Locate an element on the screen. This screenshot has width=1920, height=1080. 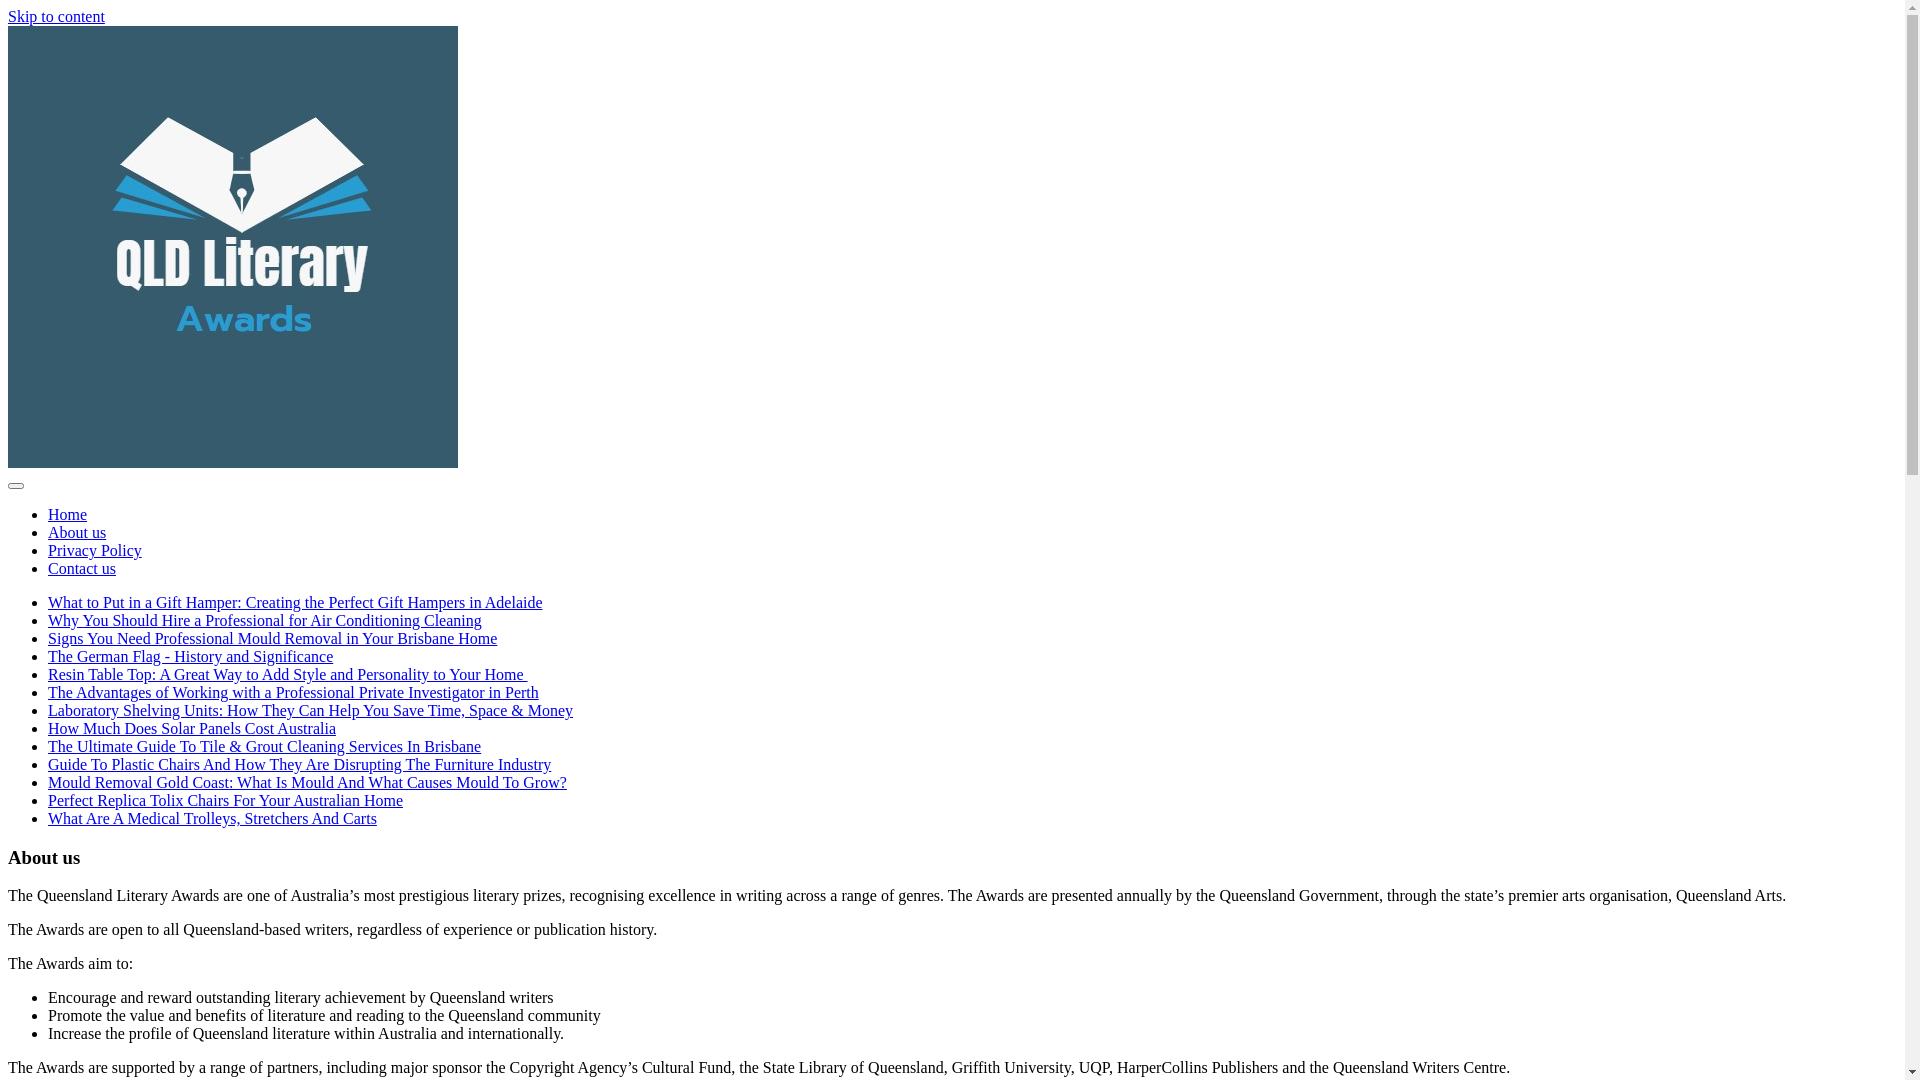
'Contact us' is located at coordinates (80, 568).